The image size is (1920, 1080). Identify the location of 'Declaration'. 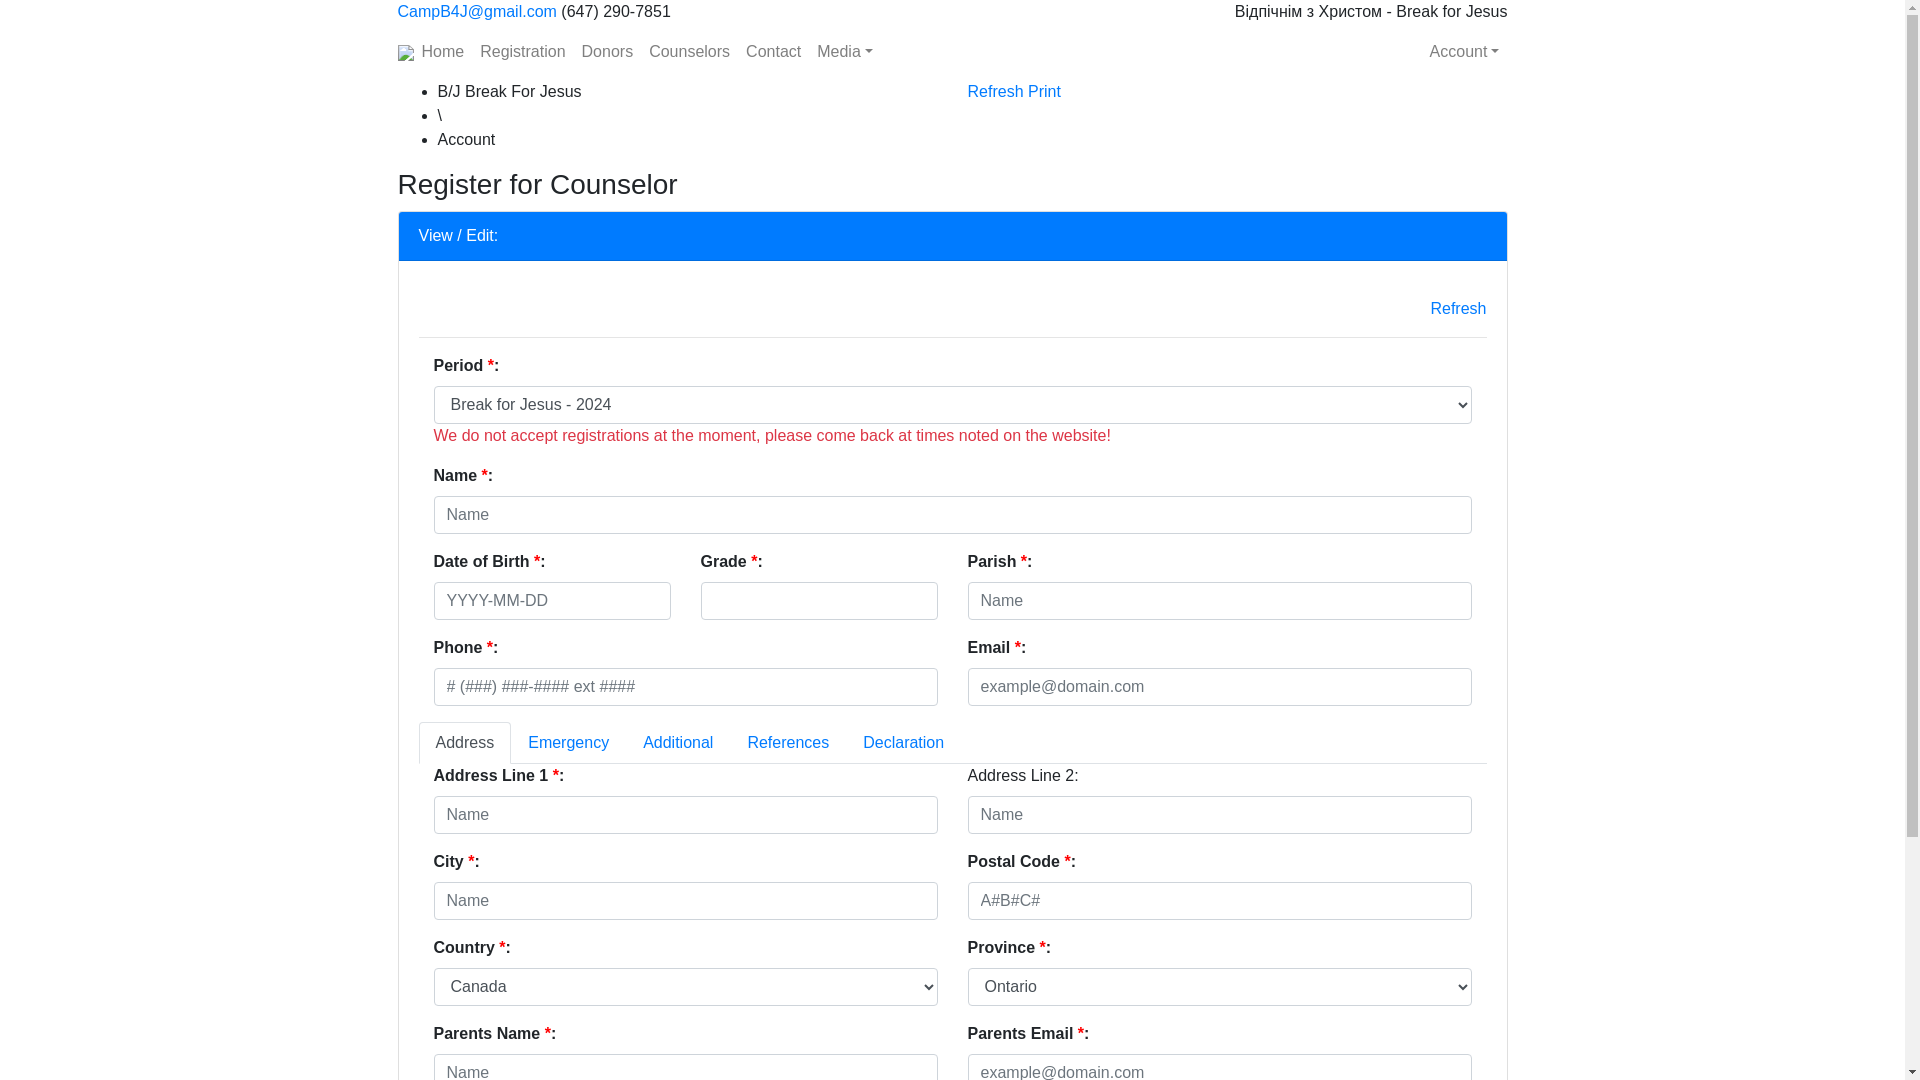
(845, 743).